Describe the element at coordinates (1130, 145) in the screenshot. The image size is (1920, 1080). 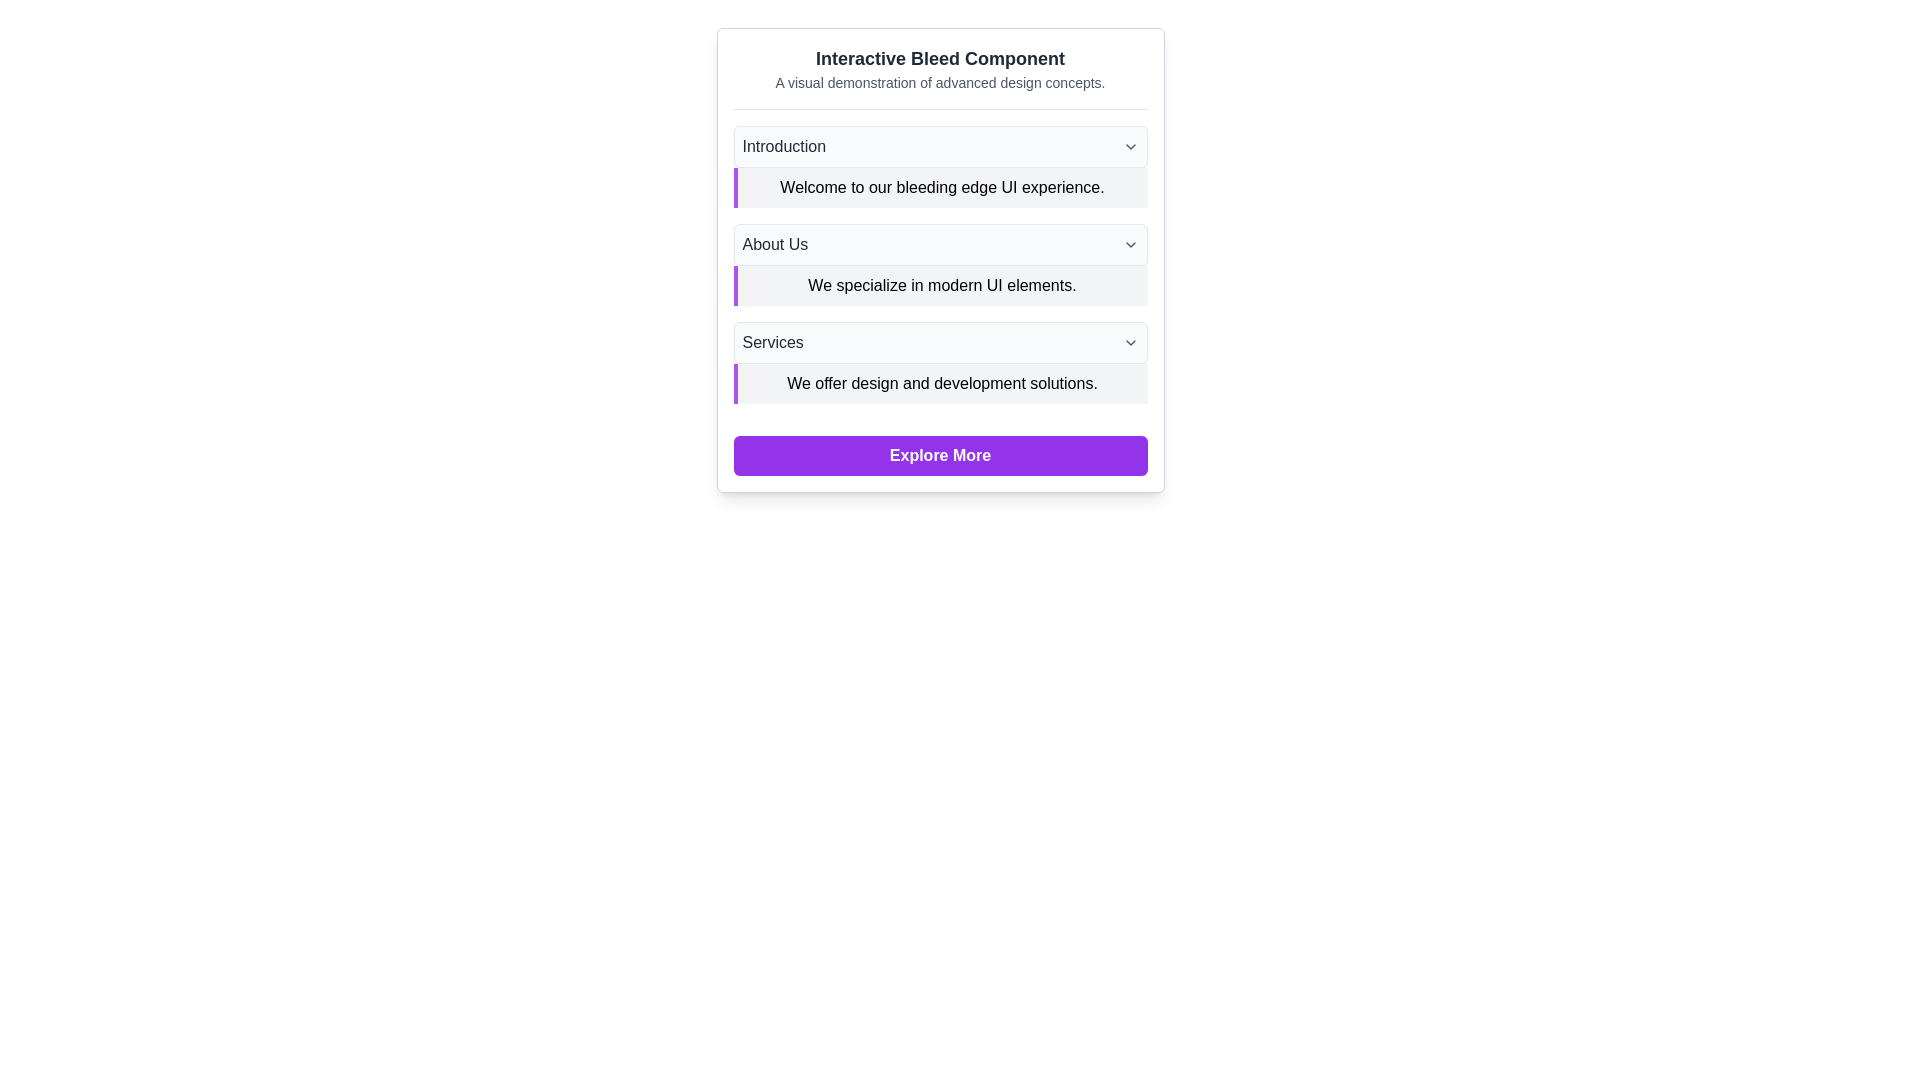
I see `the chevron icon at the far-right end of the 'Introduction' section` at that location.